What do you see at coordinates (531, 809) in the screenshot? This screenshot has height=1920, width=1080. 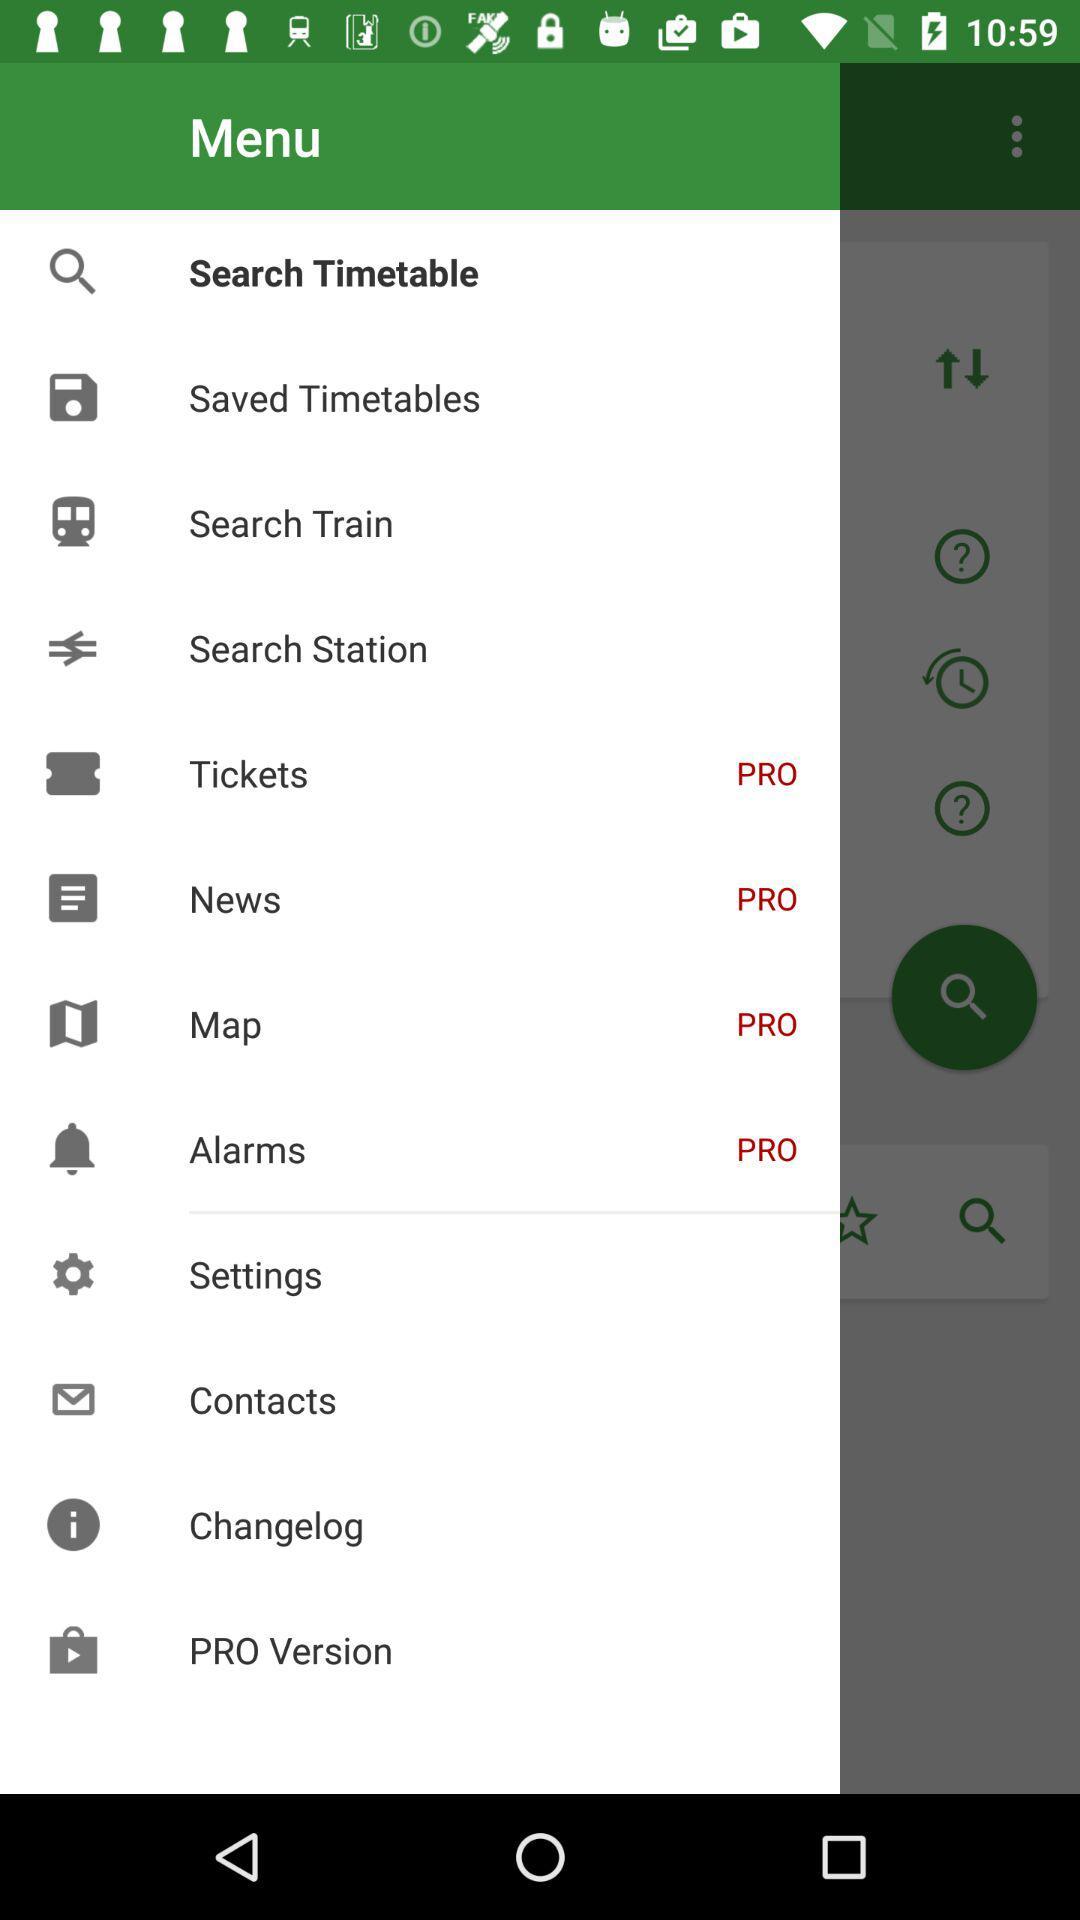 I see `option below search station` at bounding box center [531, 809].